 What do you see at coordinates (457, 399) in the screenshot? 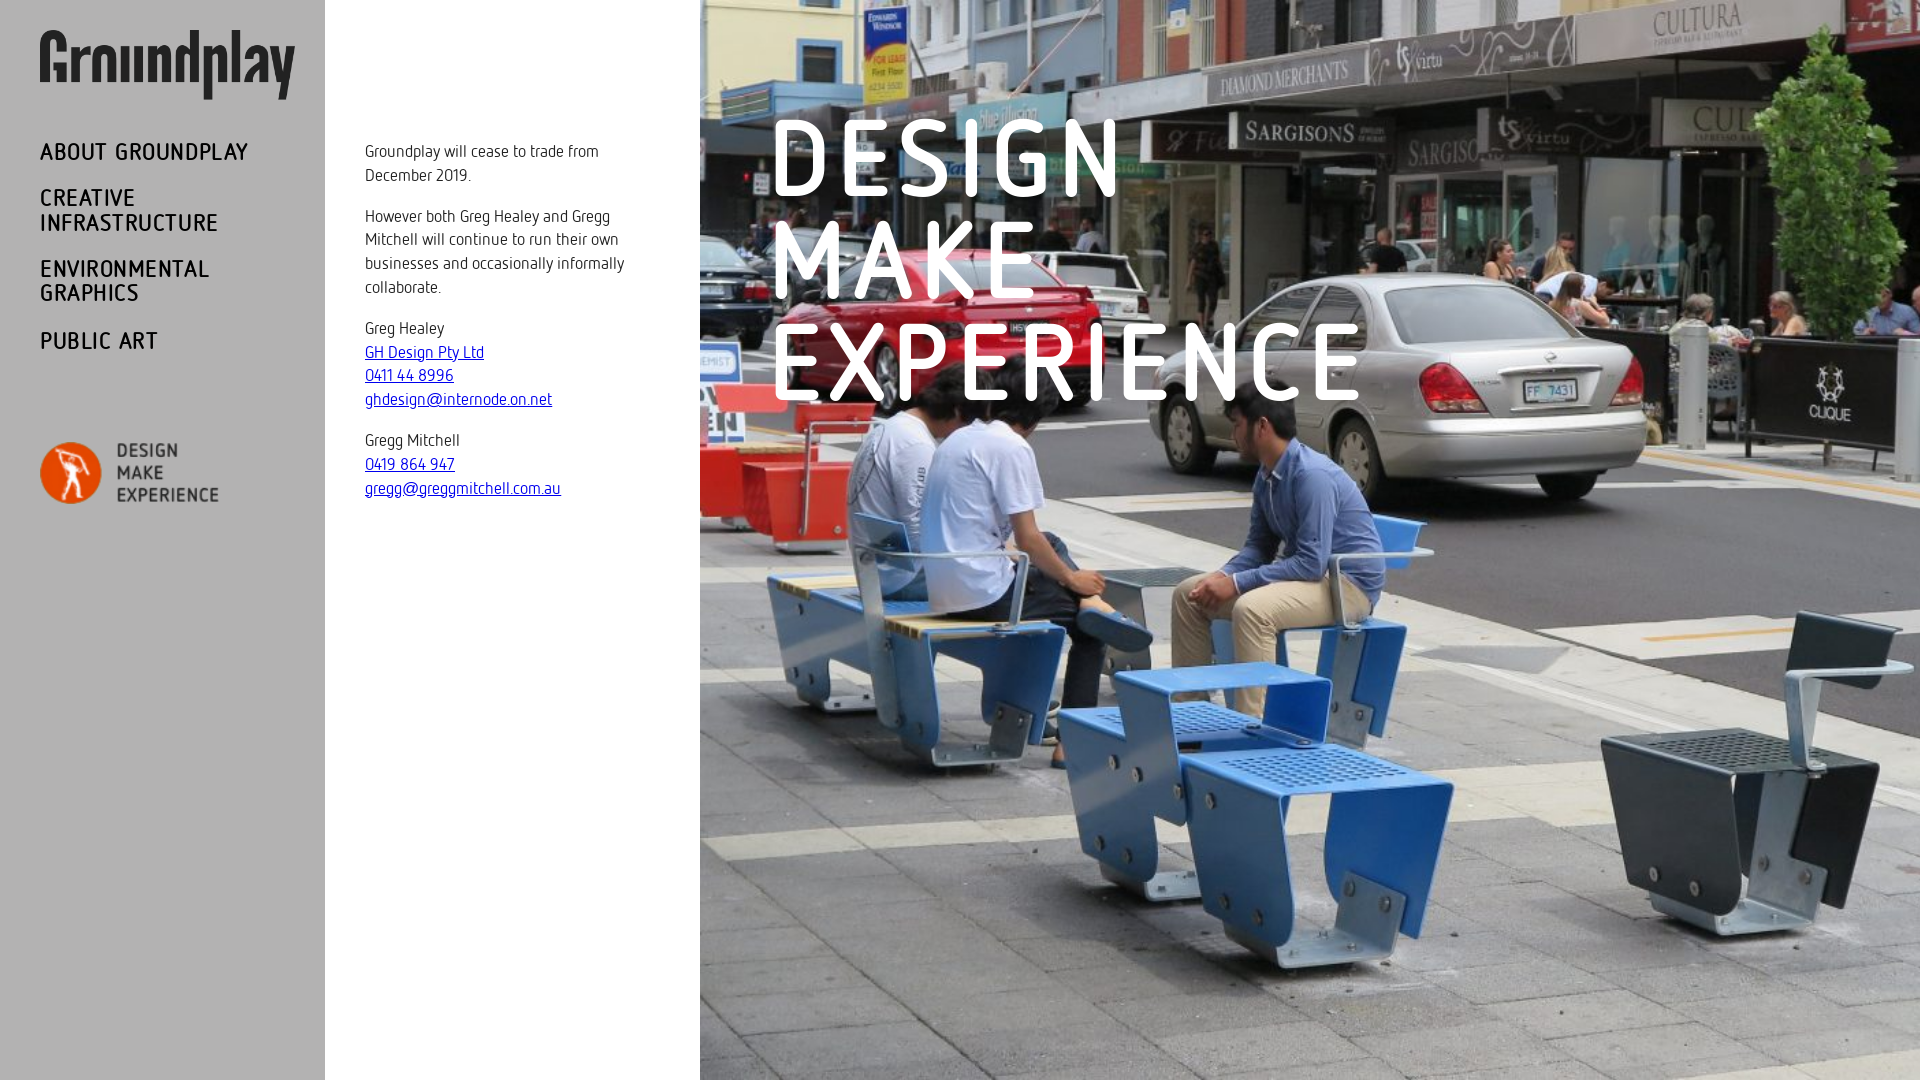
I see `'ghdesign@internode.on.net'` at bounding box center [457, 399].